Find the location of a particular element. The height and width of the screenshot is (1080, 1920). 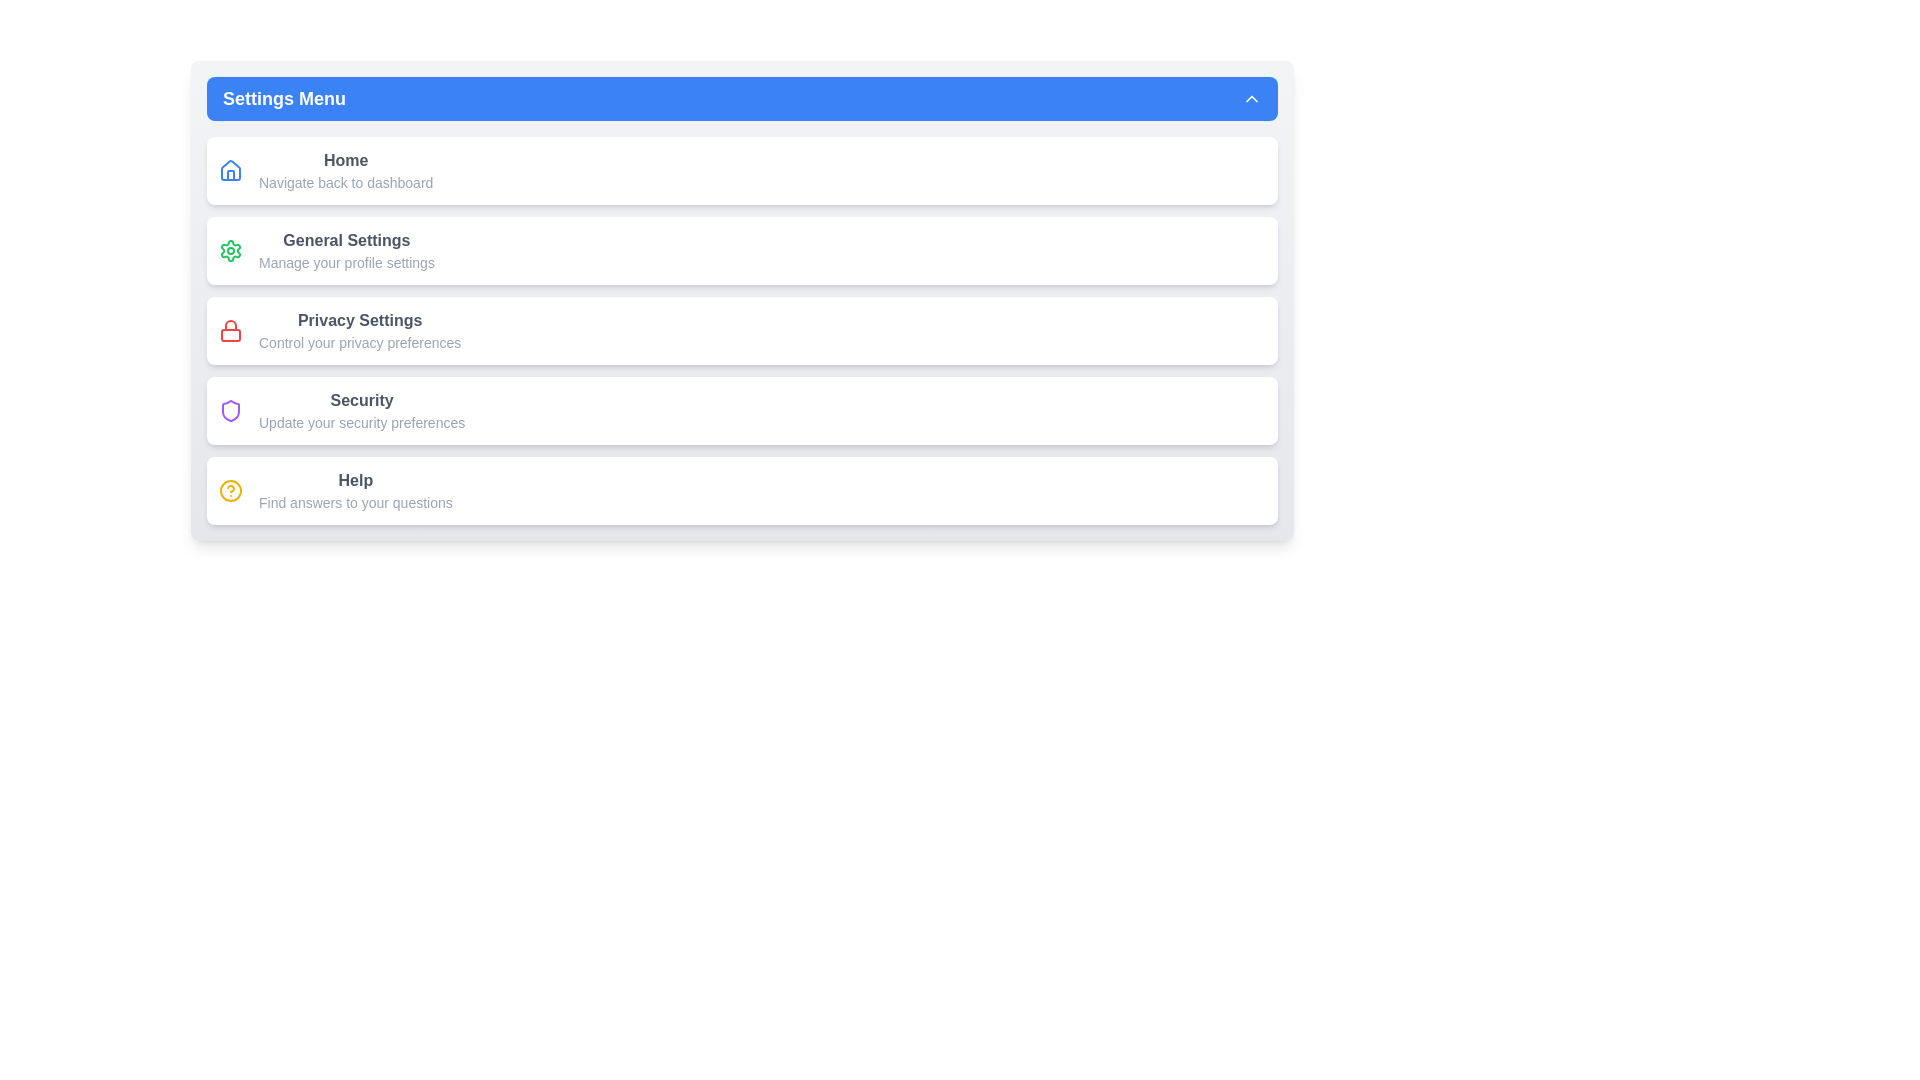

the Navigation card or button located in the Settings Menu is located at coordinates (741, 249).